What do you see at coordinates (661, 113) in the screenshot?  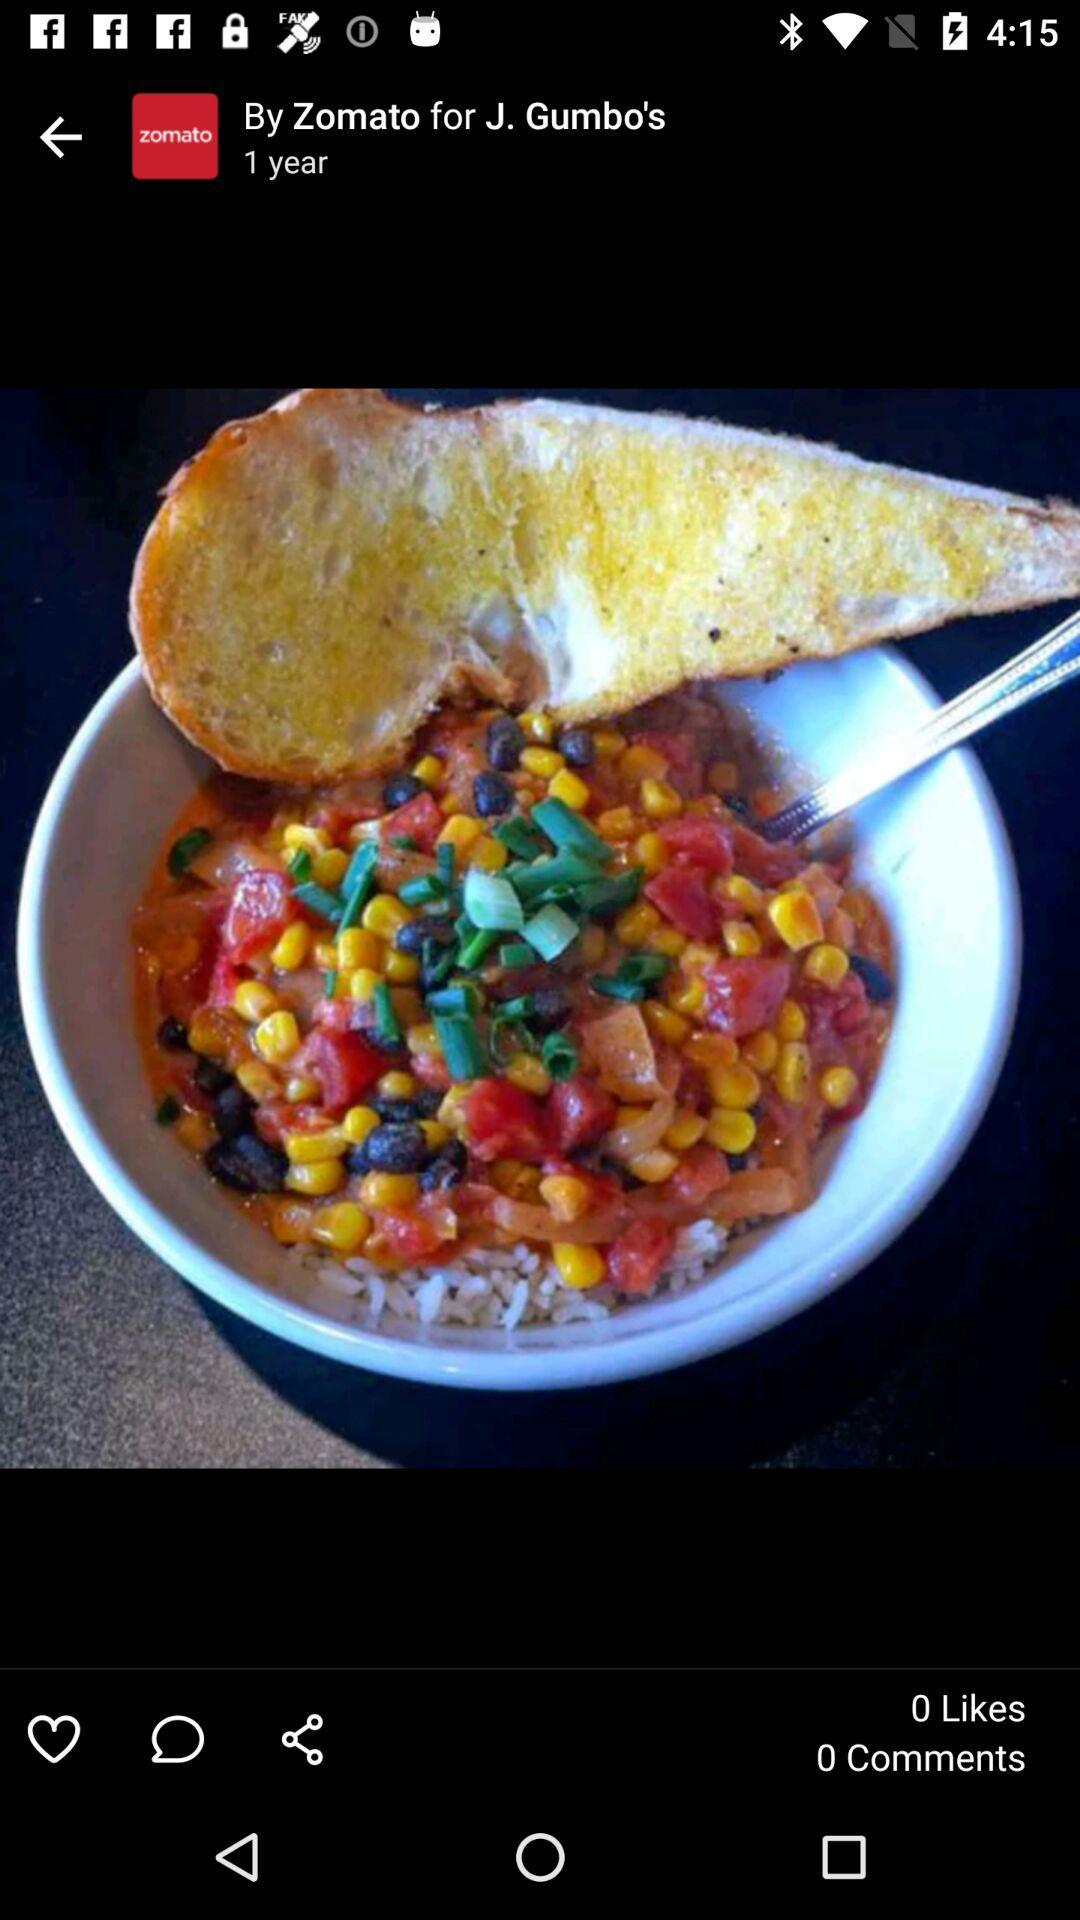 I see `the by zomato for` at bounding box center [661, 113].